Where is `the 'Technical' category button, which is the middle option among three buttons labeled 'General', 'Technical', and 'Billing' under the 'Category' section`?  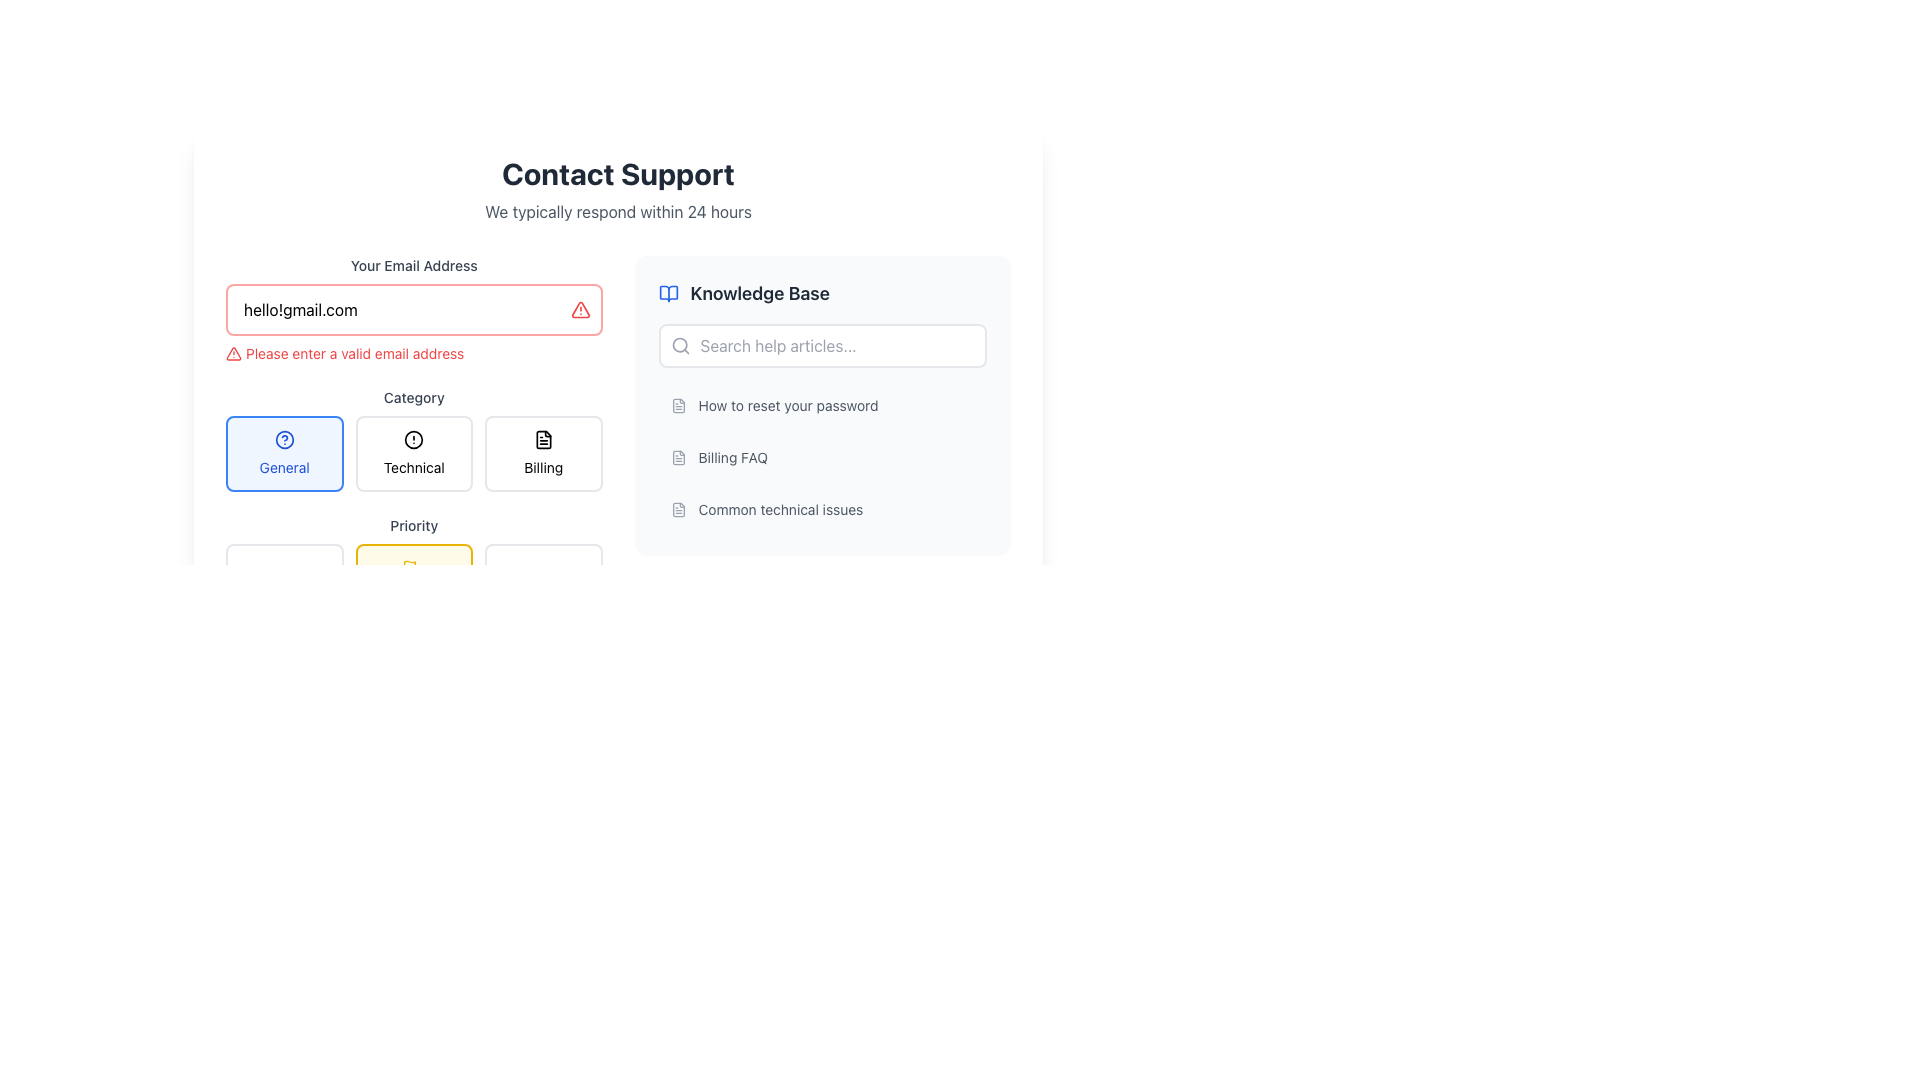 the 'Technical' category button, which is the middle option among three buttons labeled 'General', 'Technical', and 'Billing' under the 'Category' section is located at coordinates (413, 454).